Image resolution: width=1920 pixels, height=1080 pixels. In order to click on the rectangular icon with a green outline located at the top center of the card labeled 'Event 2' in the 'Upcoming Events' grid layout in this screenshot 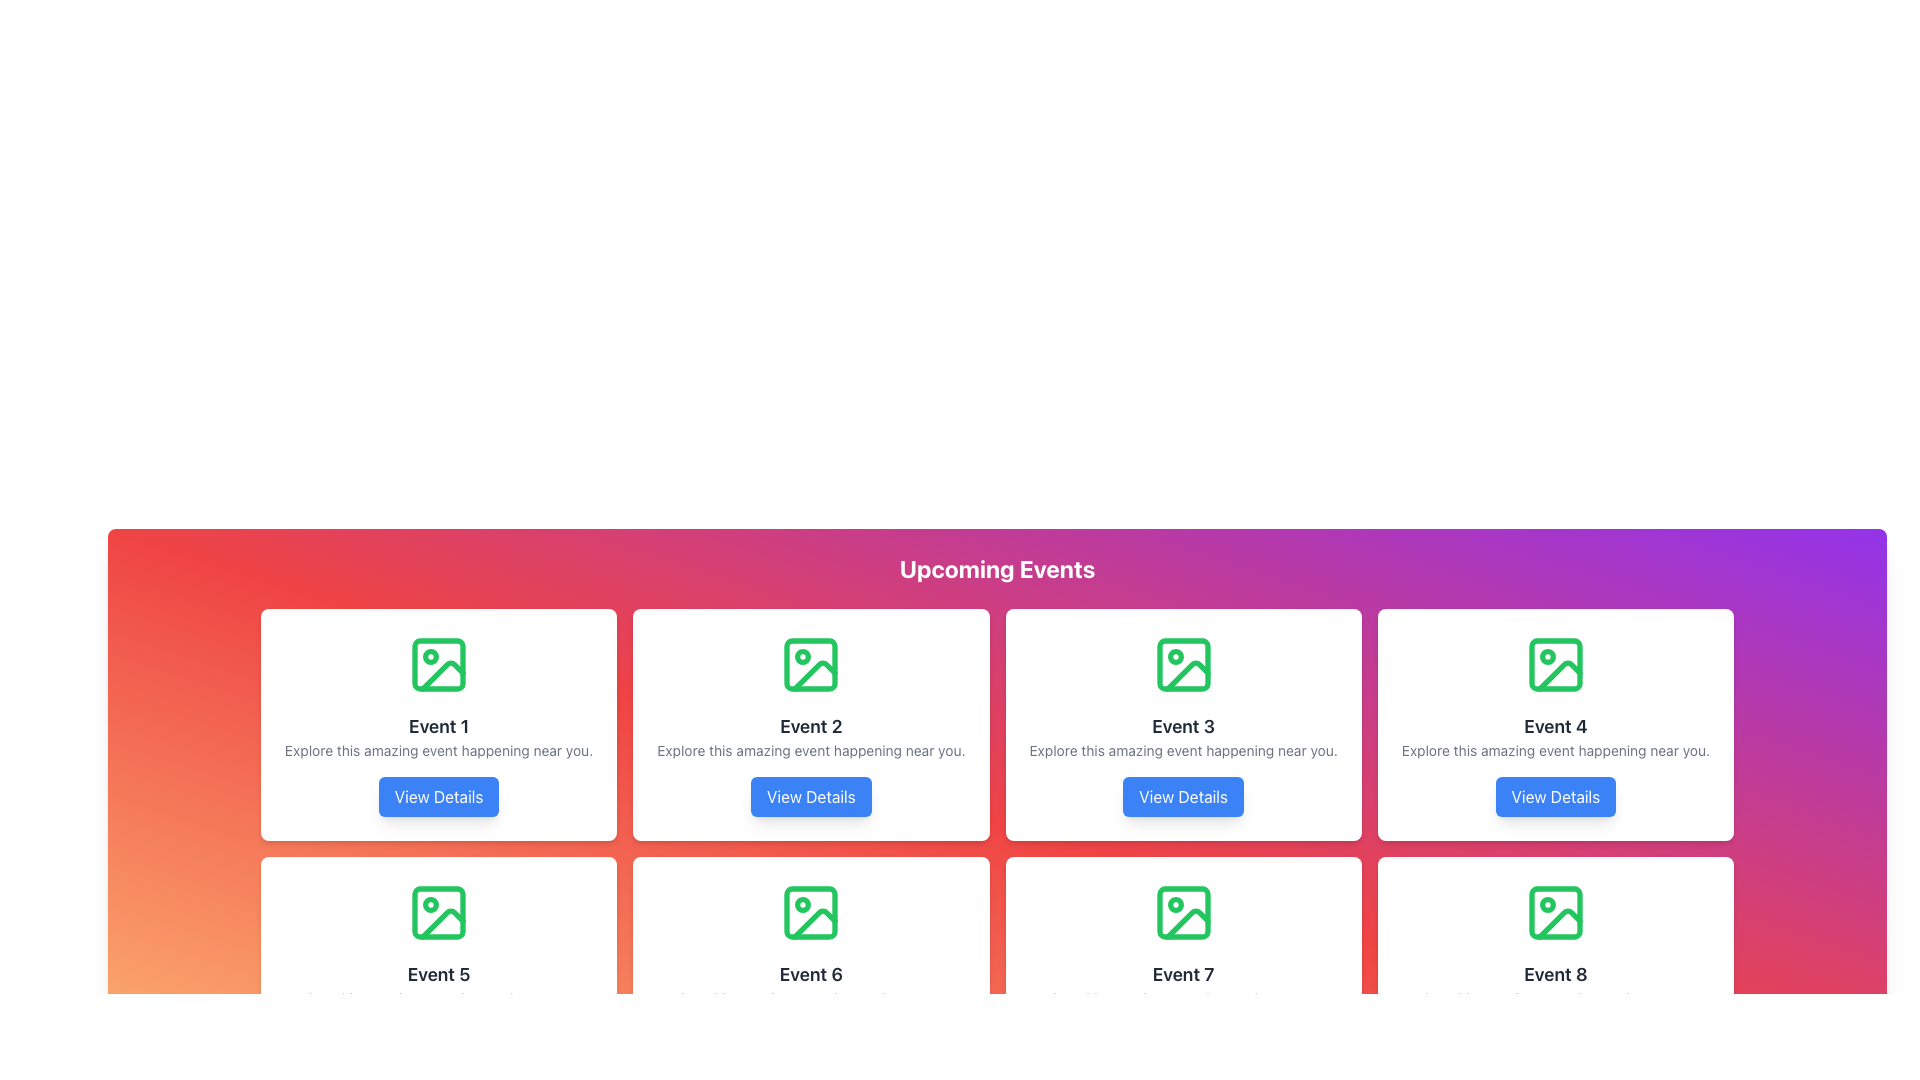, I will do `click(811, 664)`.